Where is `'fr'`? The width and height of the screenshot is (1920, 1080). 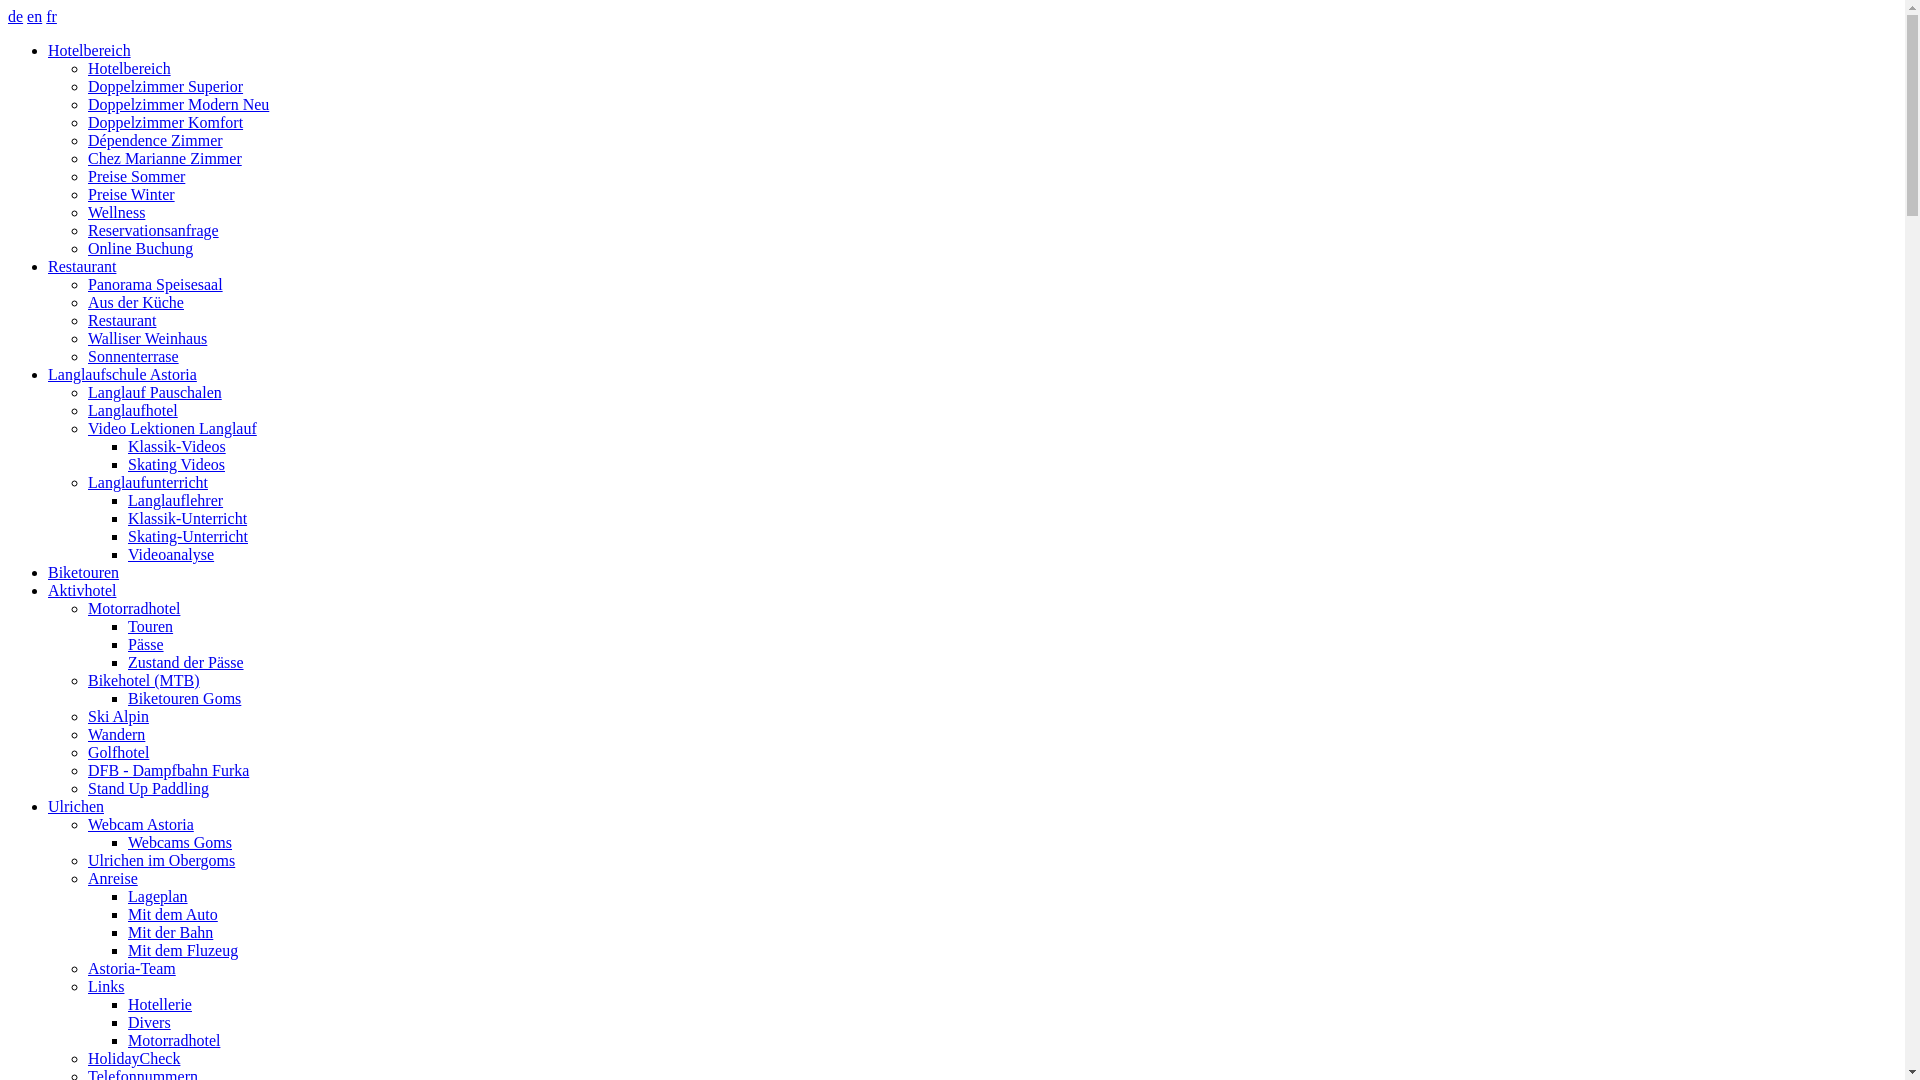
'fr' is located at coordinates (51, 16).